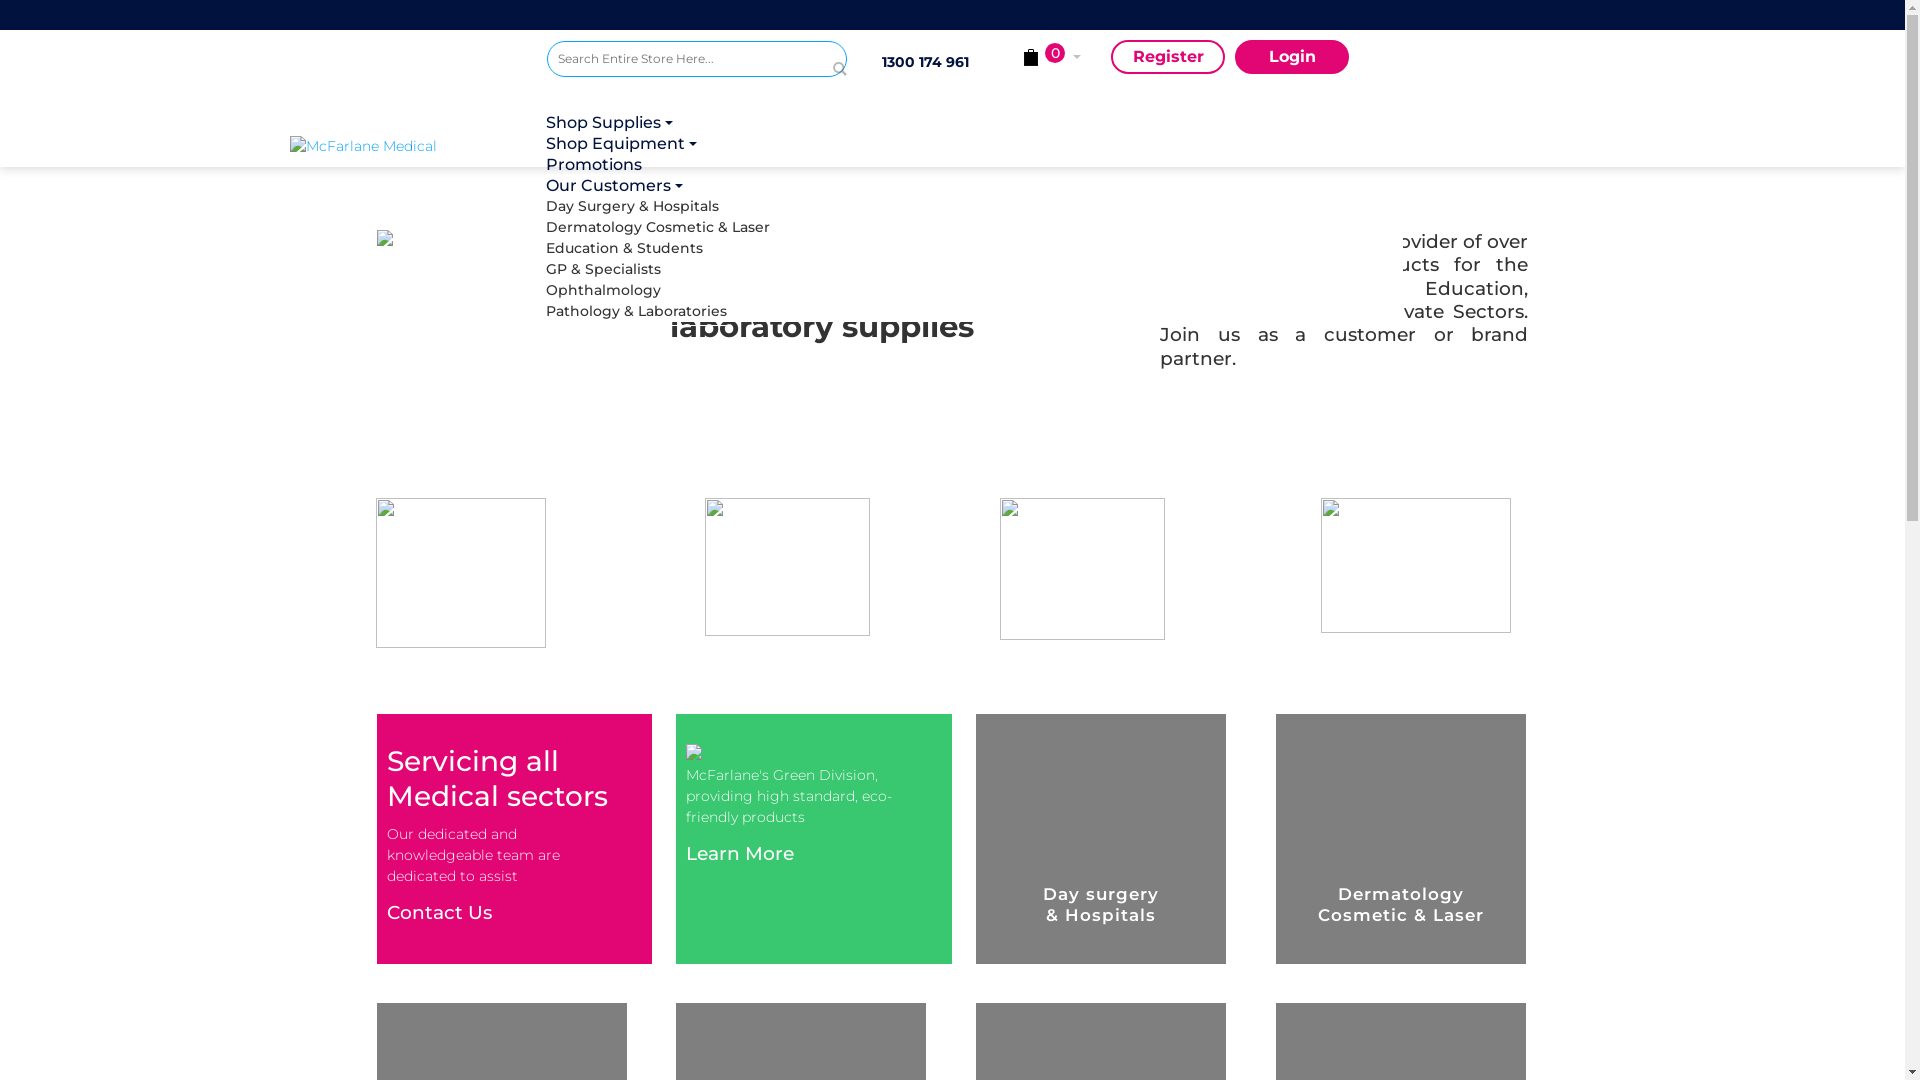 This screenshot has height=1080, width=1920. What do you see at coordinates (546, 290) in the screenshot?
I see `'Ophthalmology'` at bounding box center [546, 290].